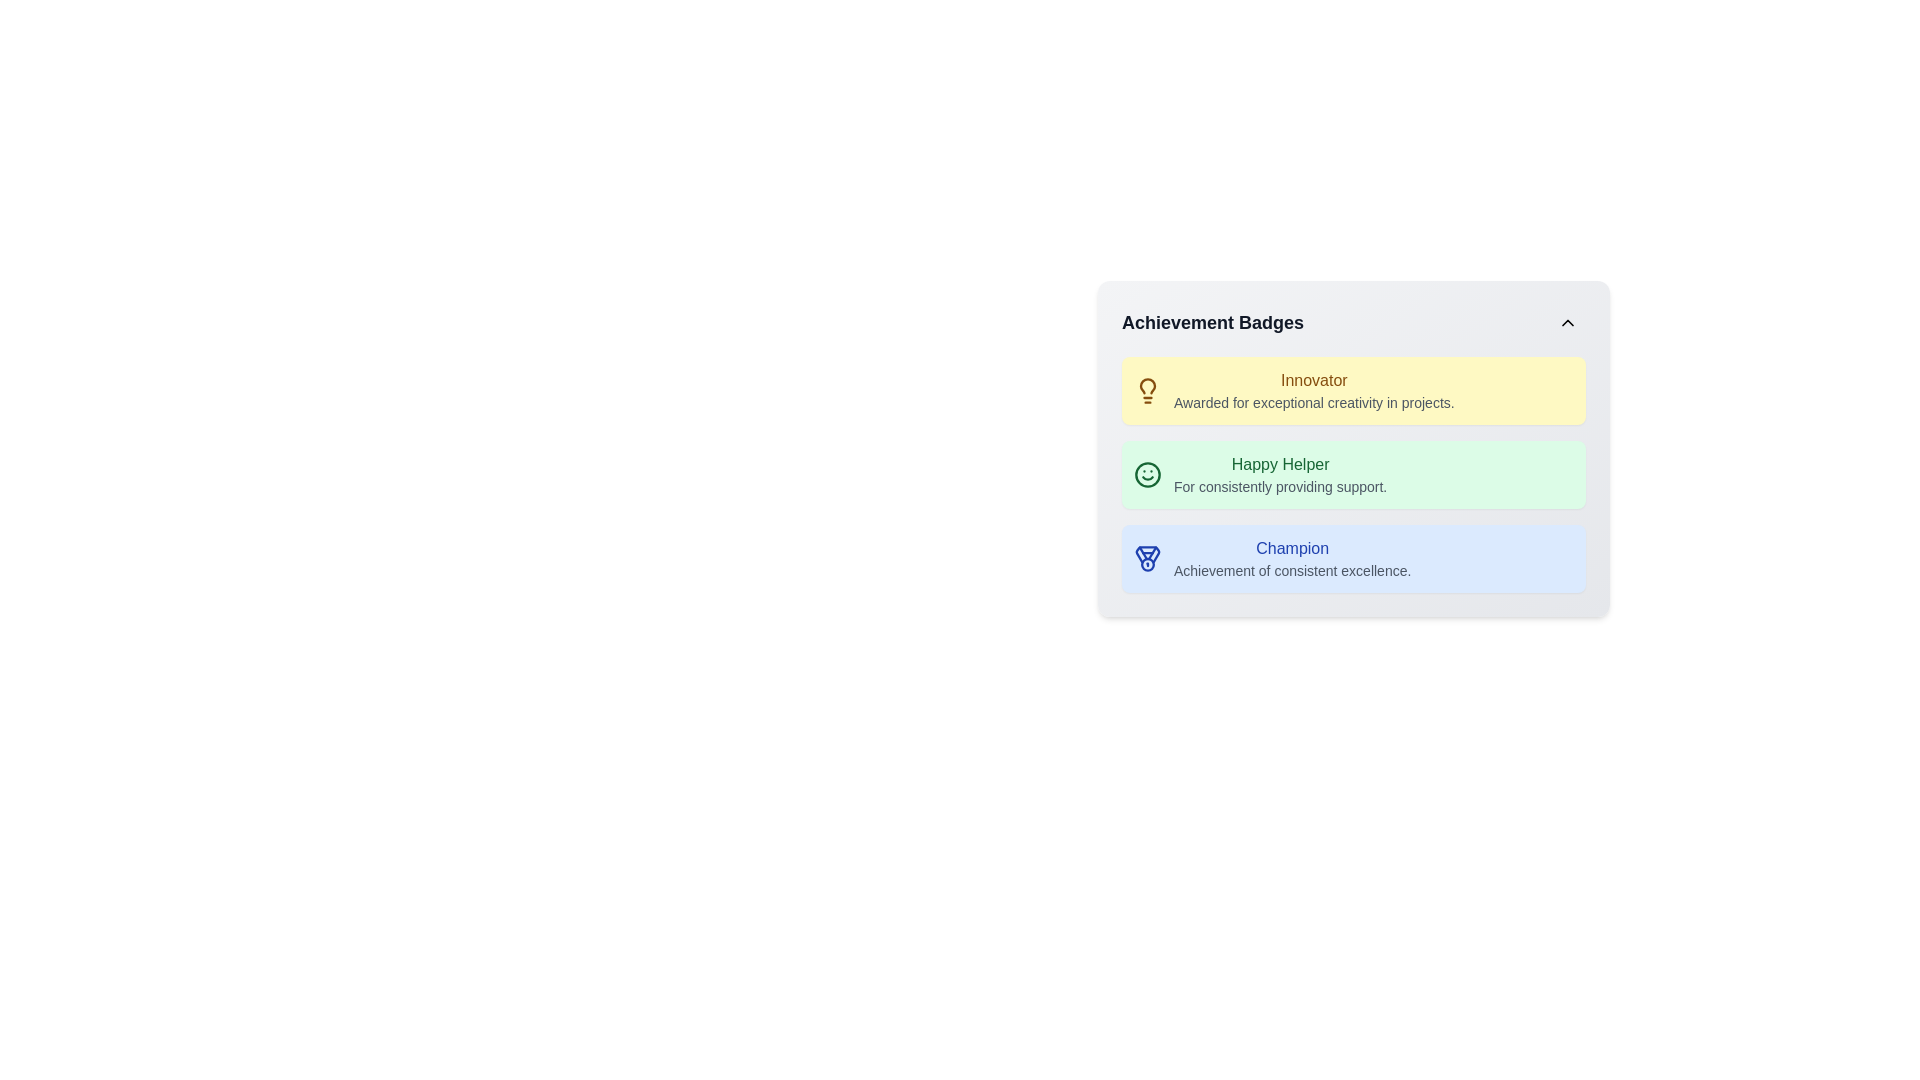  I want to click on the 'Champion' award icon located at the leftmost side of the blue-highlighted card, which is the last card in a vertical stack, so click(1147, 559).